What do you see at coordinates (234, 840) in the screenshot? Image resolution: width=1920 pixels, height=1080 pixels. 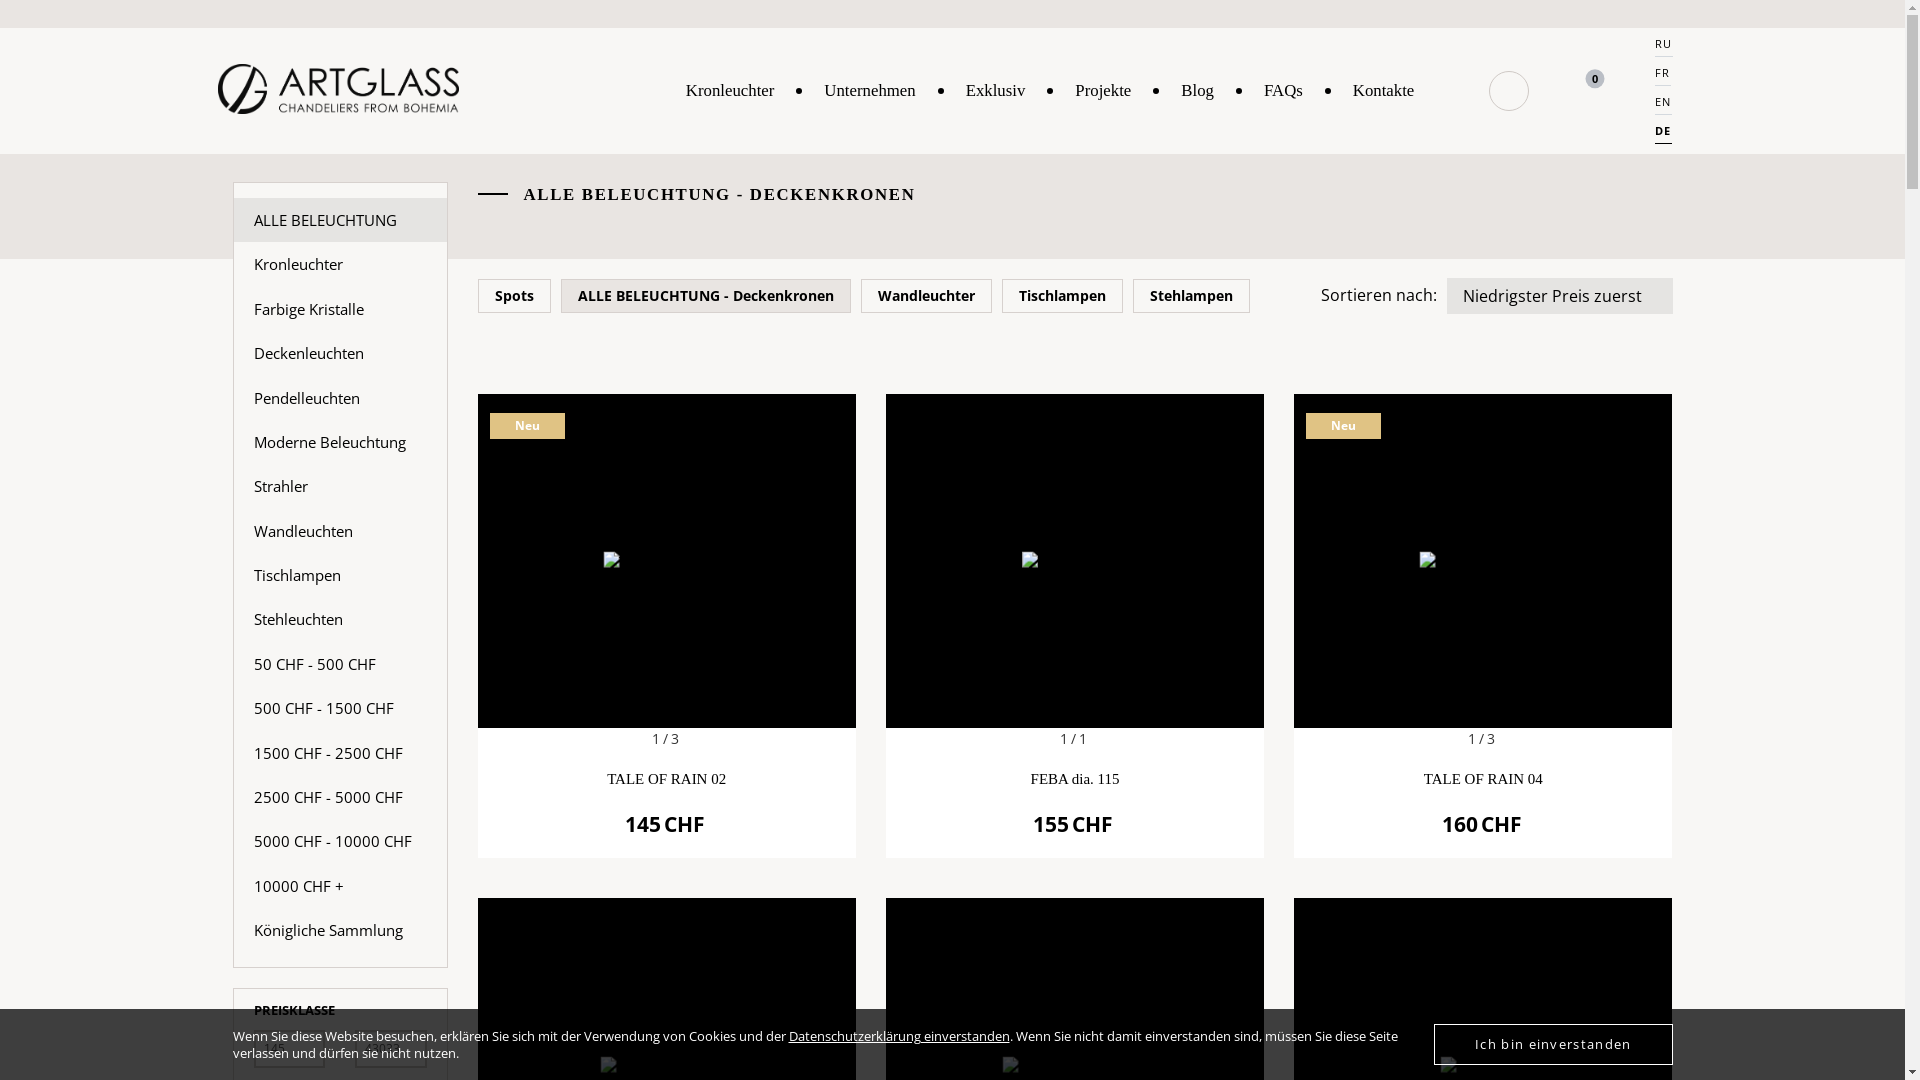 I see `'5000 CHF - 10000 CHF'` at bounding box center [234, 840].